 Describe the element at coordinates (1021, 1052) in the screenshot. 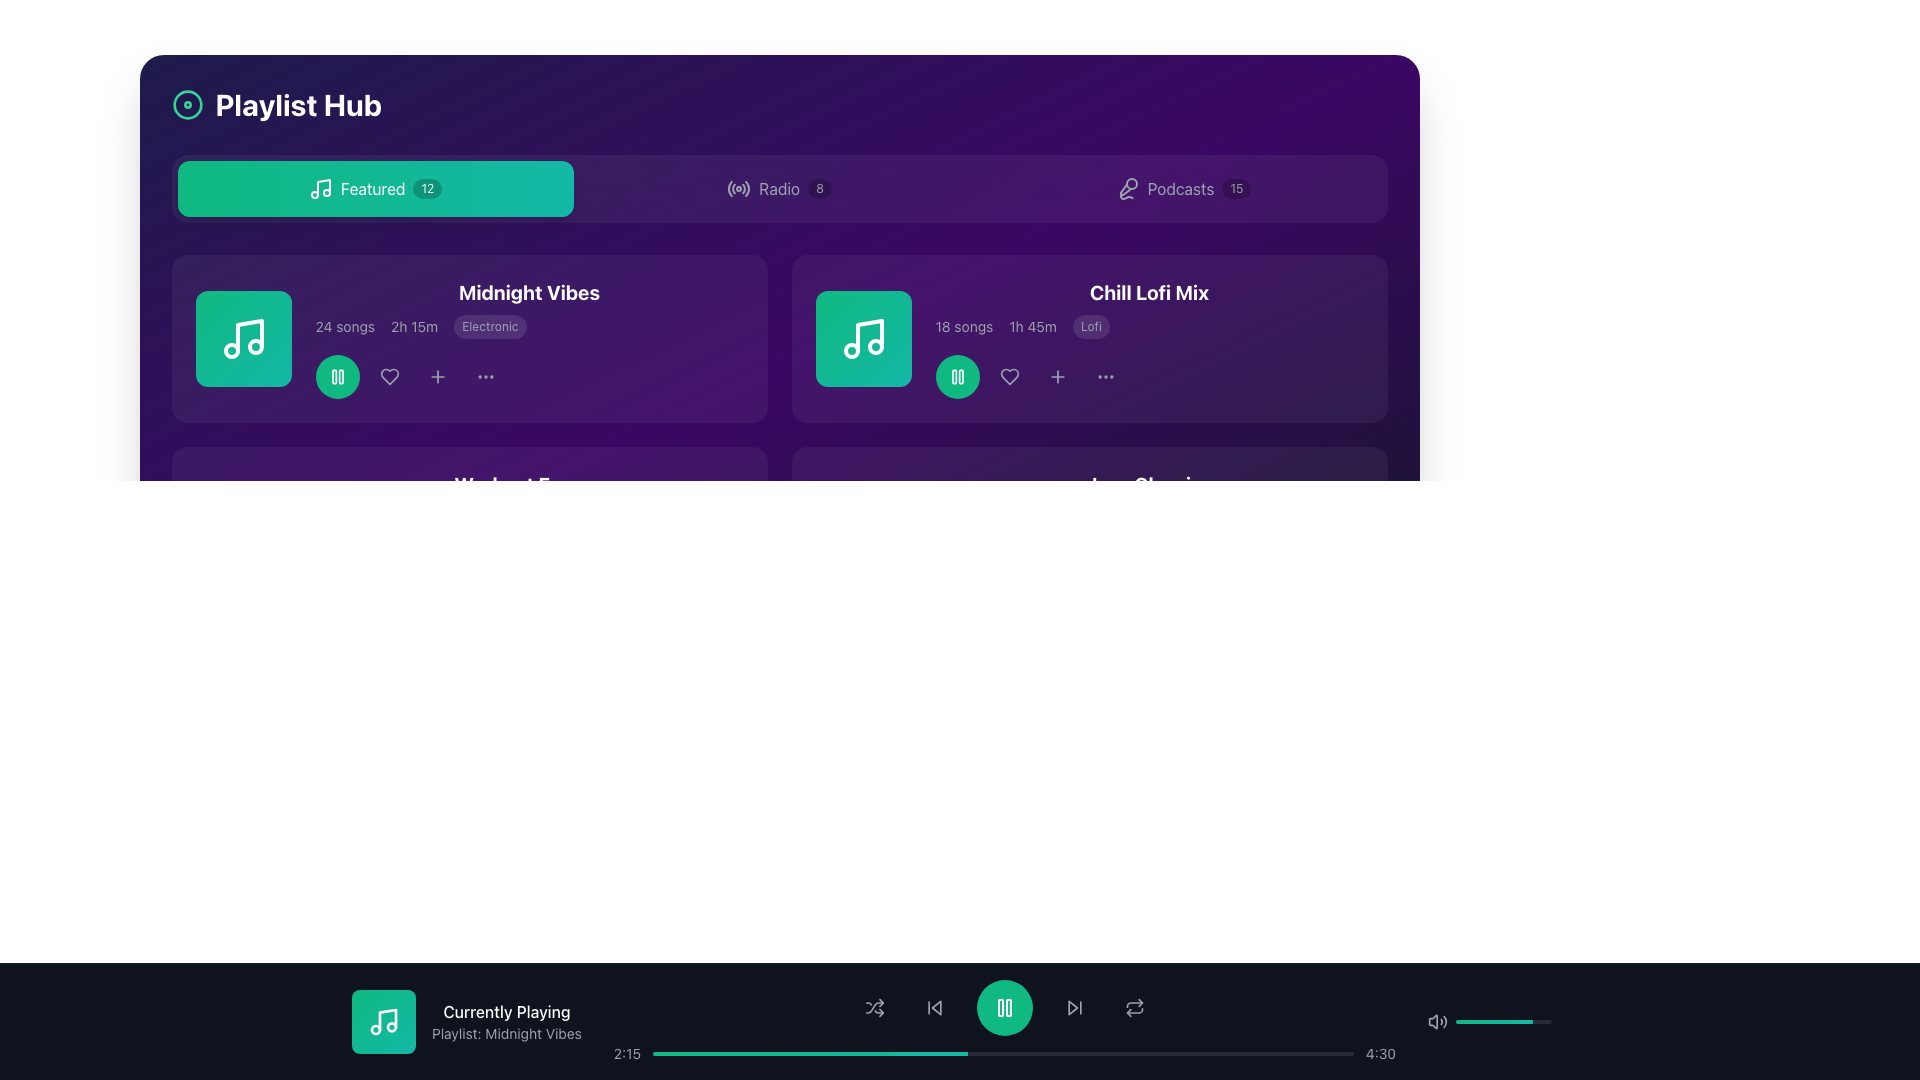

I see `playback time` at that location.